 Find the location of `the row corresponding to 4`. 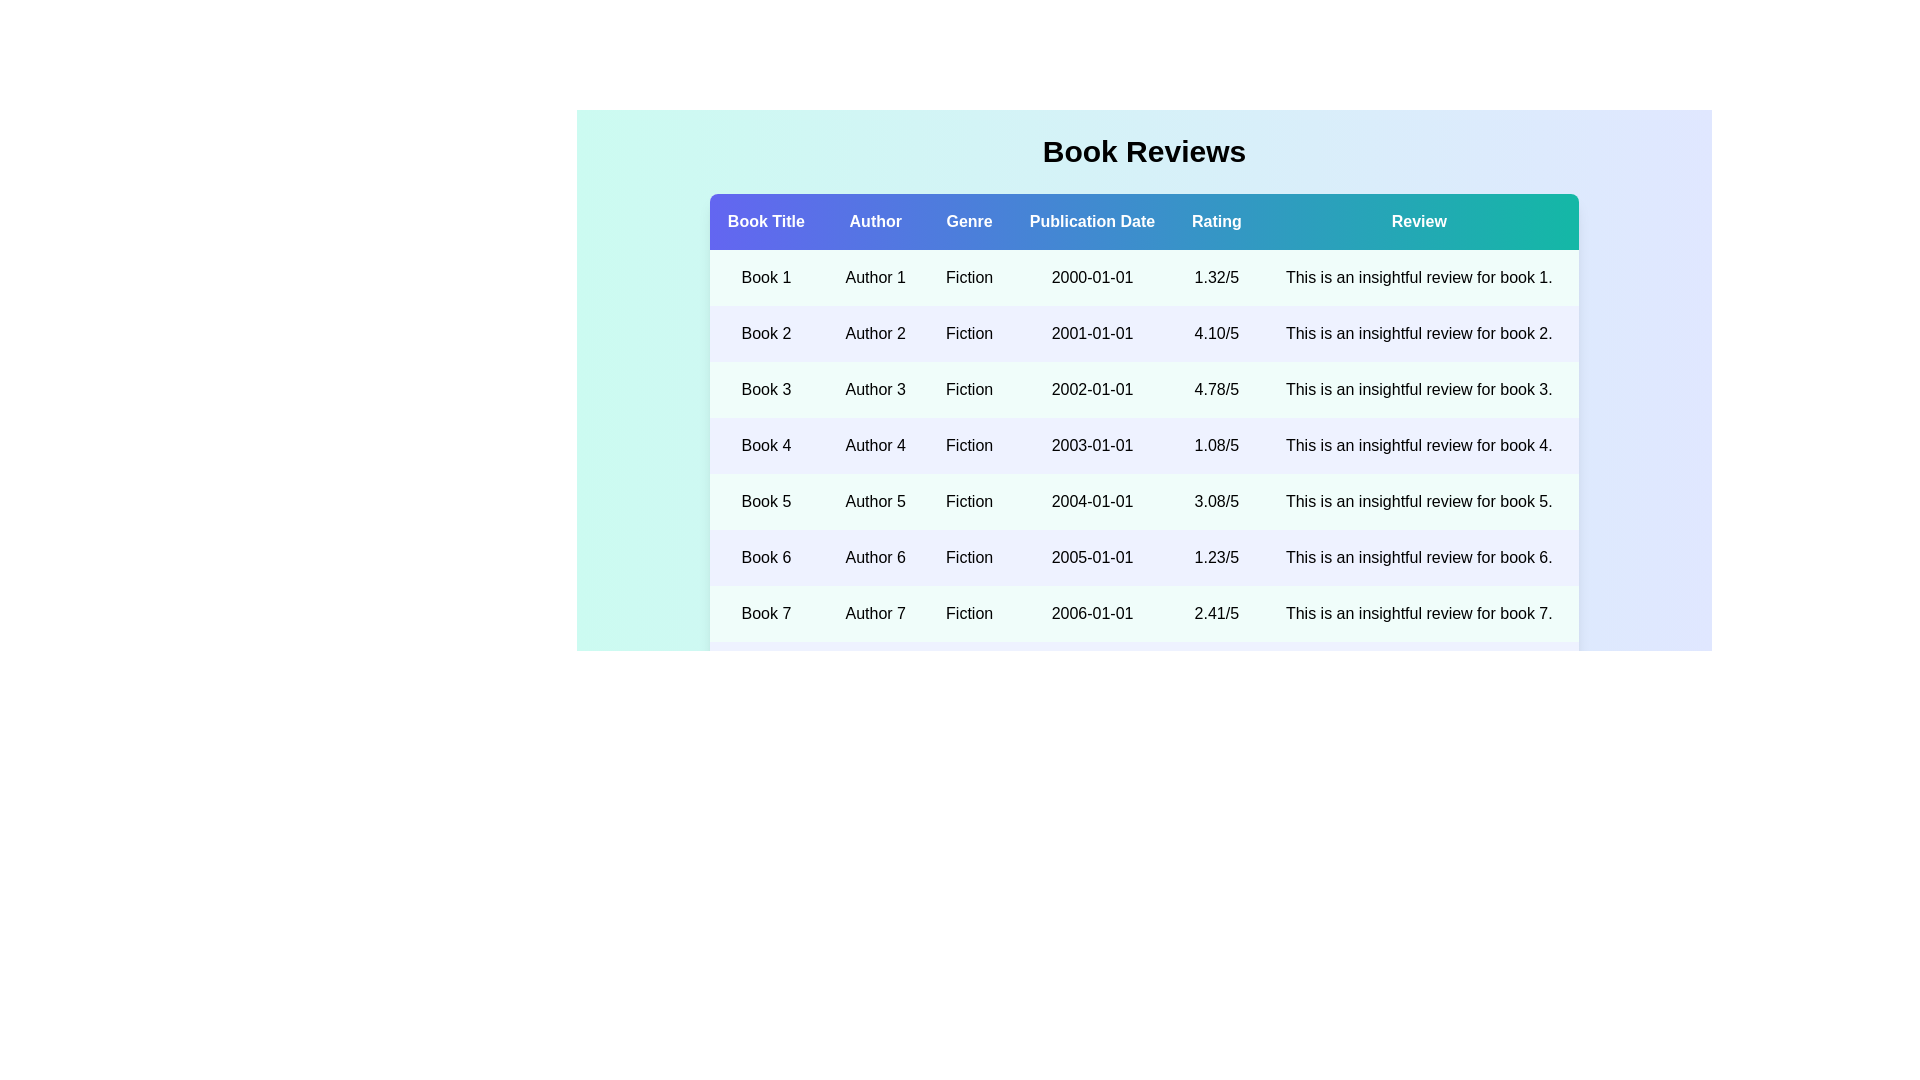

the row corresponding to 4 is located at coordinates (1144, 445).